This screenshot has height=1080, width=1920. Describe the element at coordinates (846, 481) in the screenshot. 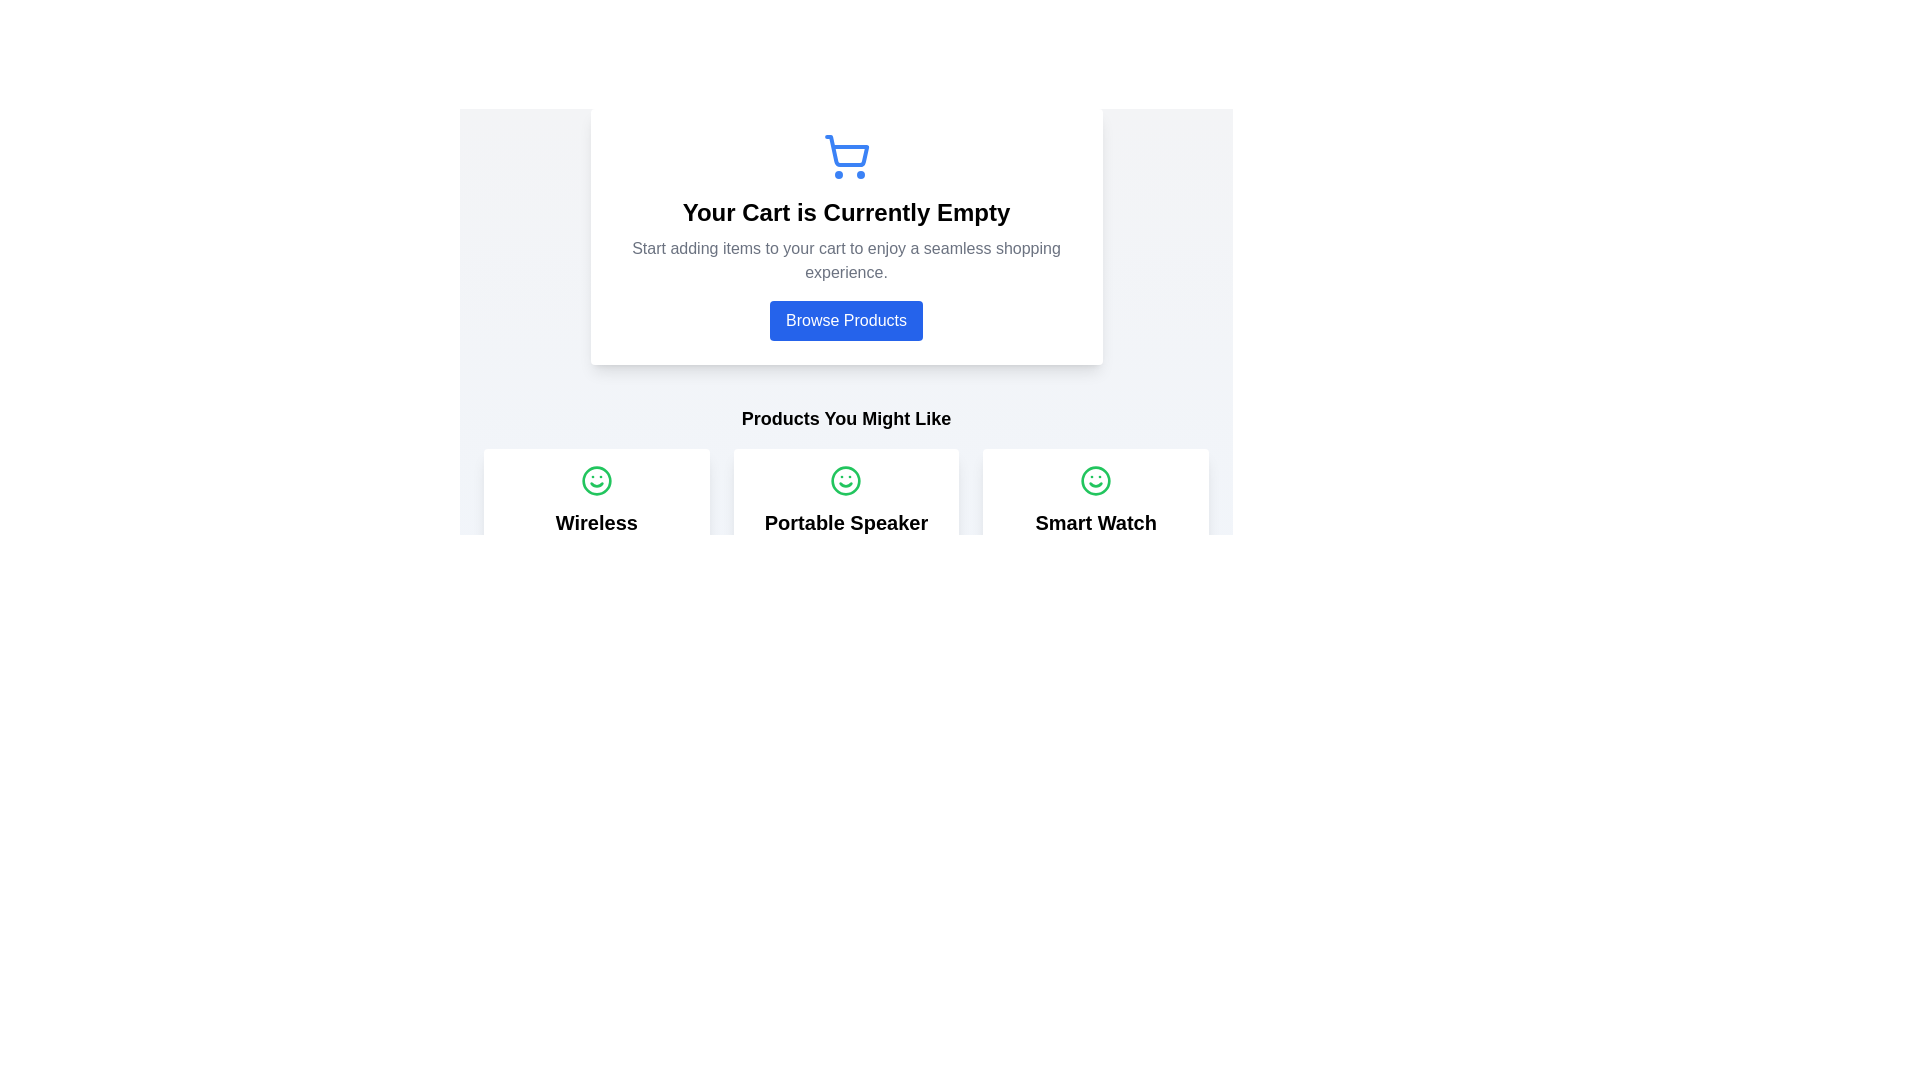

I see `the Decorative Icon that visually represents a positive association with the 'Portable Speaker' product, positioned centrally above the product title in the card UI` at that location.